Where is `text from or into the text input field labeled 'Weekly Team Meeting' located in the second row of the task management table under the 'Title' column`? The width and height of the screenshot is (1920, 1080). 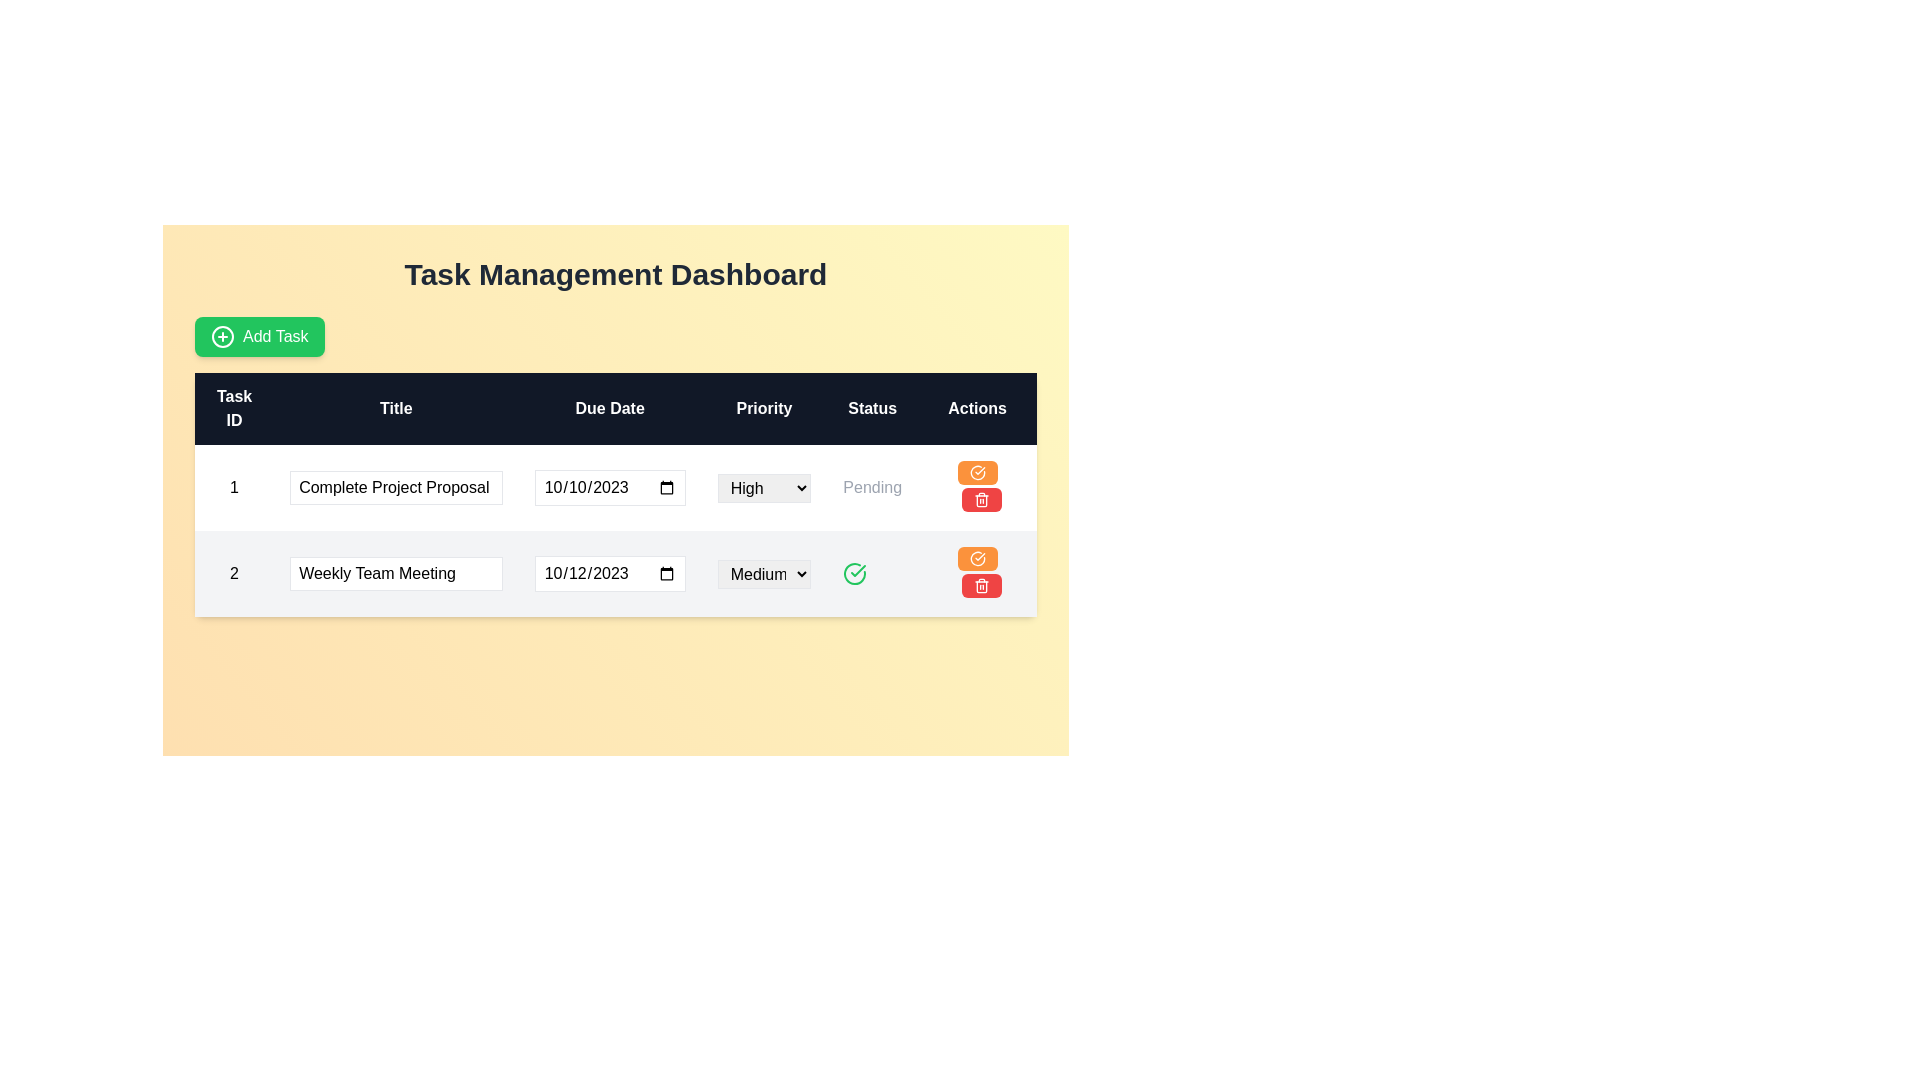 text from or into the text input field labeled 'Weekly Team Meeting' located in the second row of the task management table under the 'Title' column is located at coordinates (396, 574).